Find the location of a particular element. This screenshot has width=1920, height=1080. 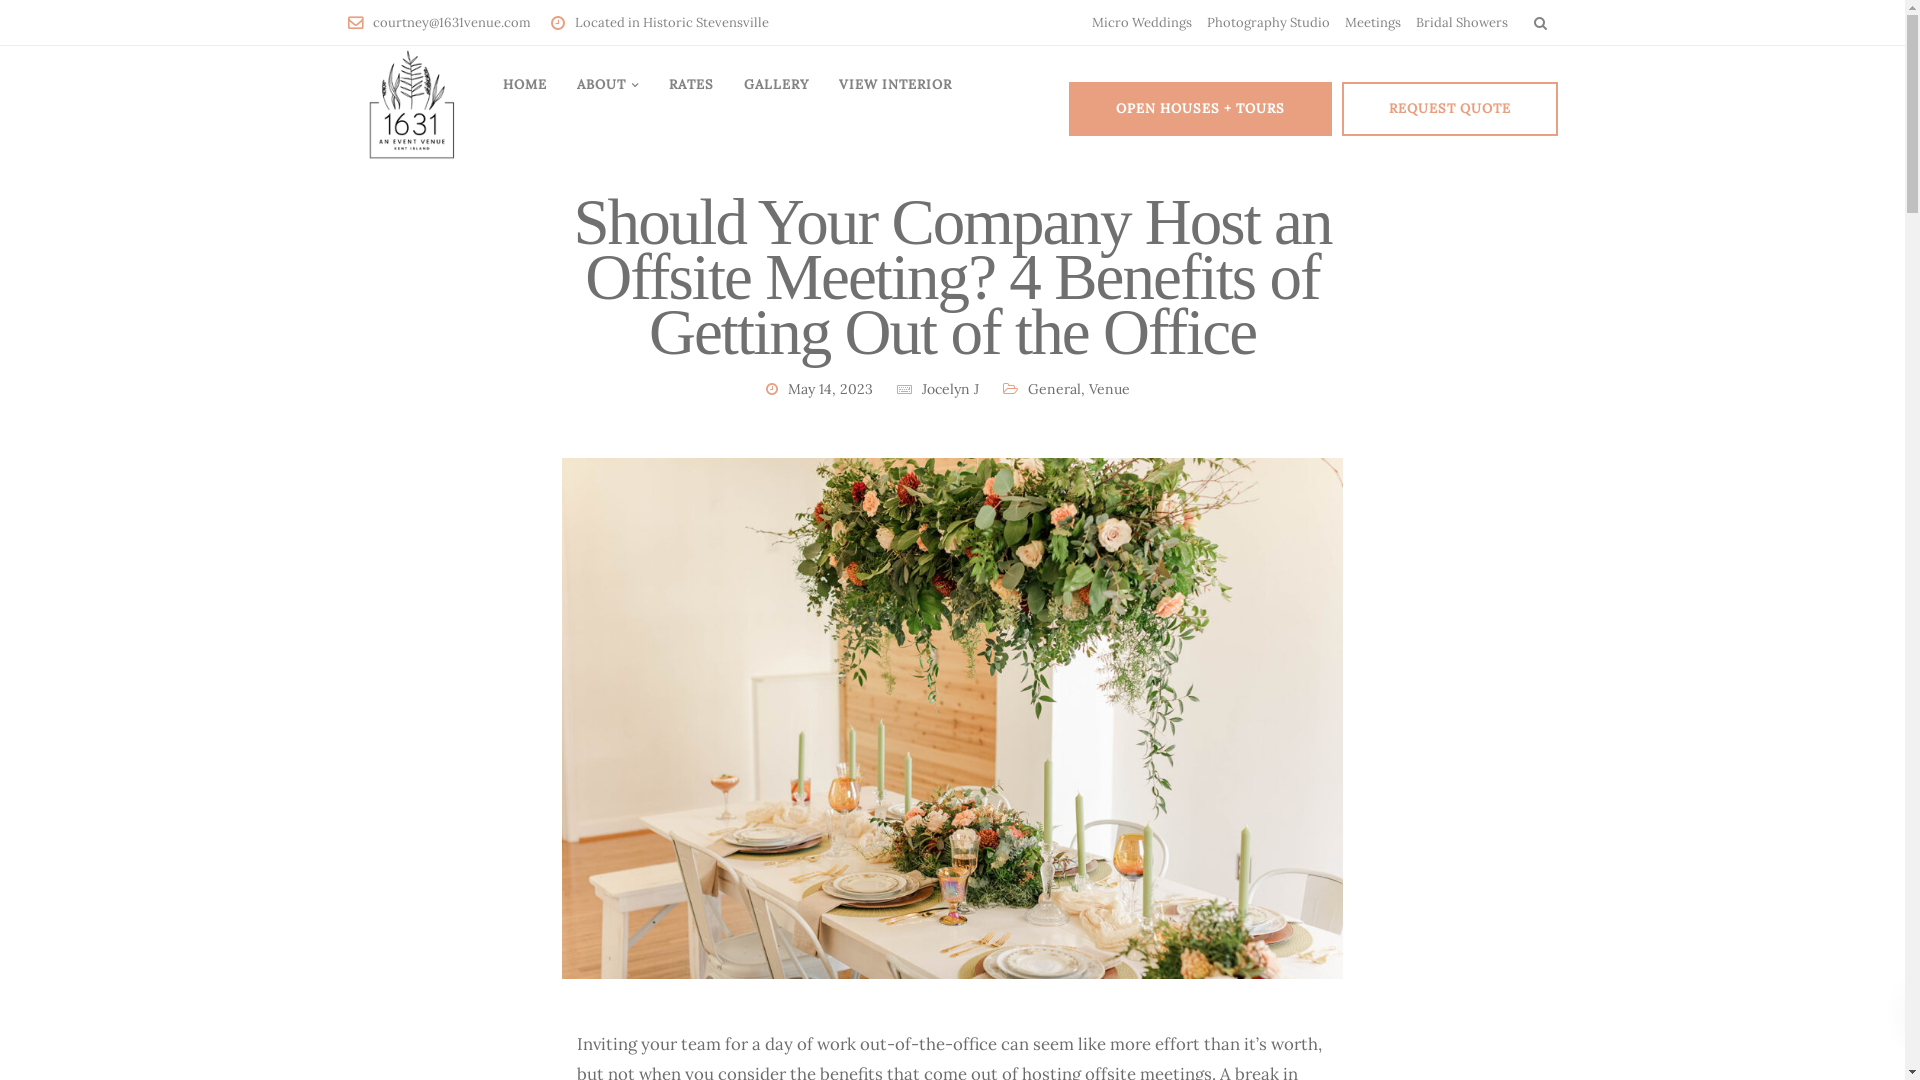

'Micro Weddings' is located at coordinates (1142, 22).